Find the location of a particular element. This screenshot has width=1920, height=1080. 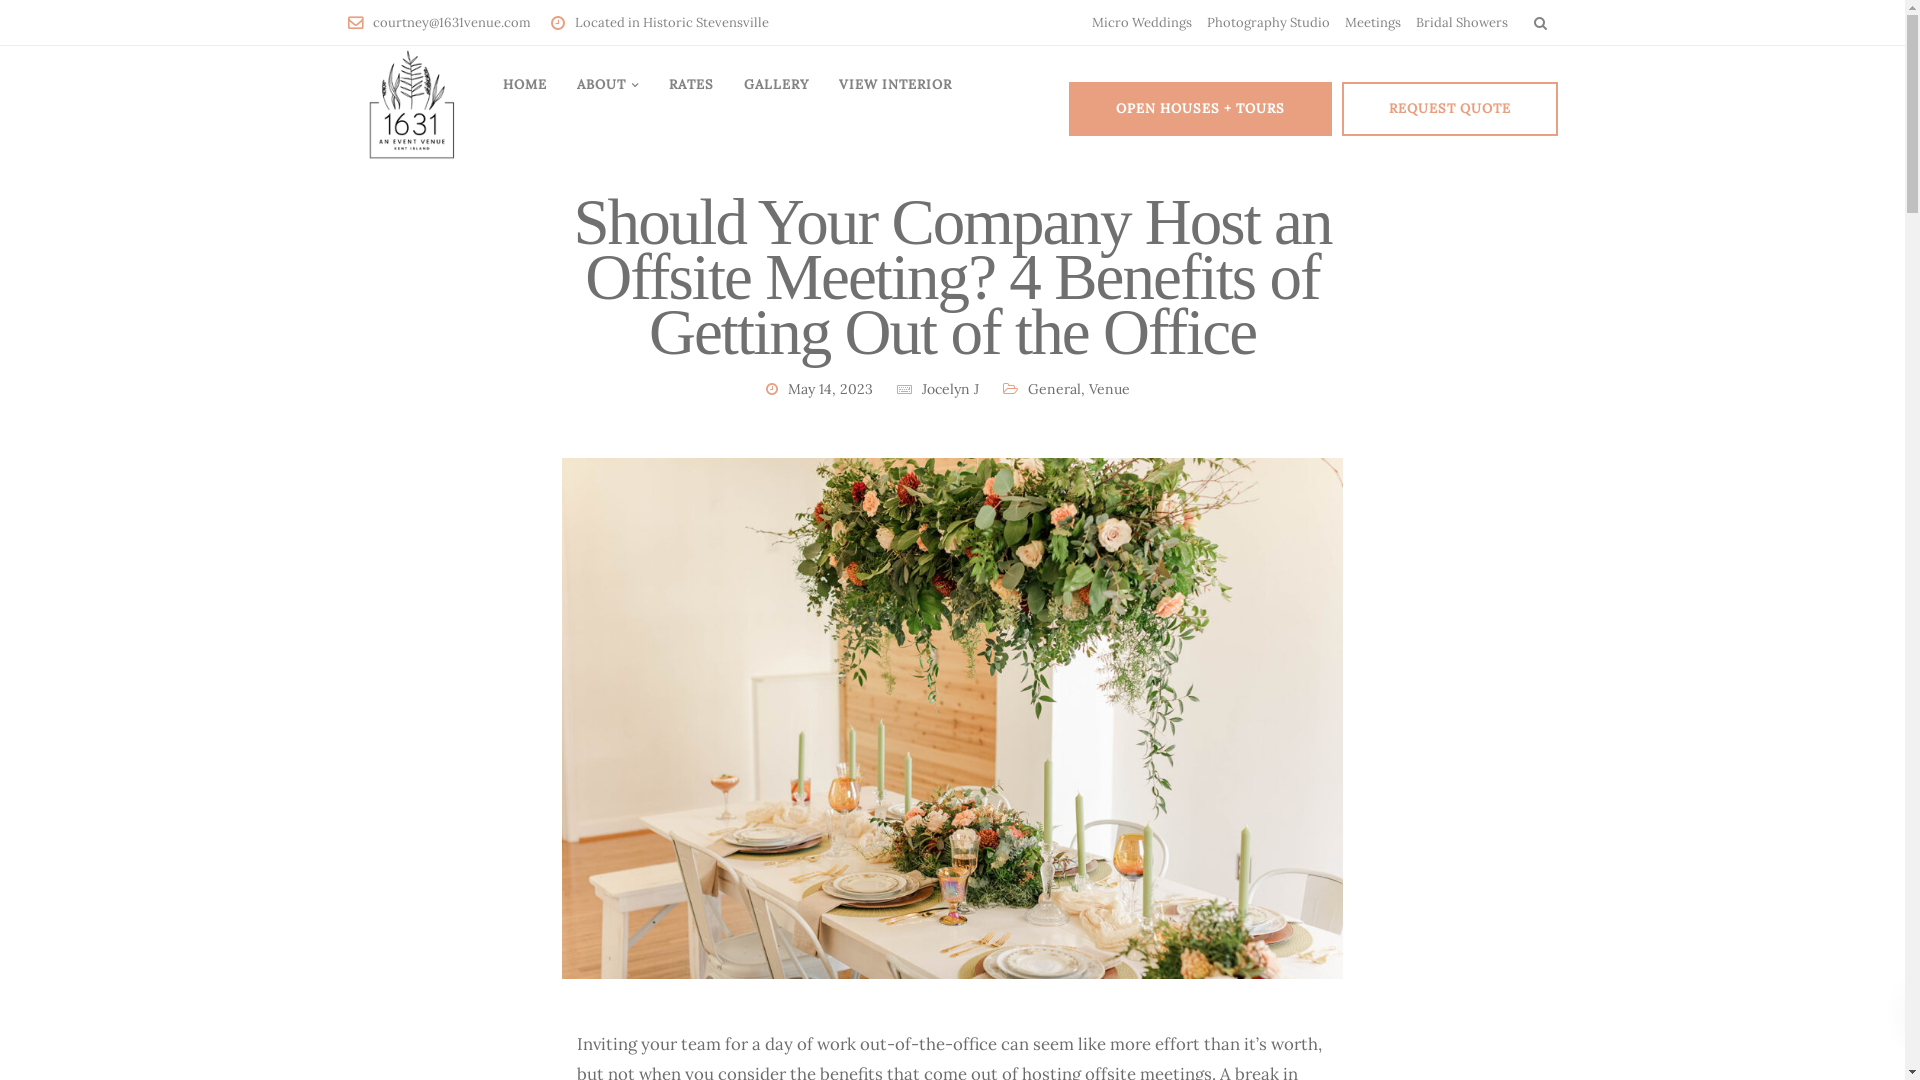

'Micro Weddings' is located at coordinates (1142, 22).